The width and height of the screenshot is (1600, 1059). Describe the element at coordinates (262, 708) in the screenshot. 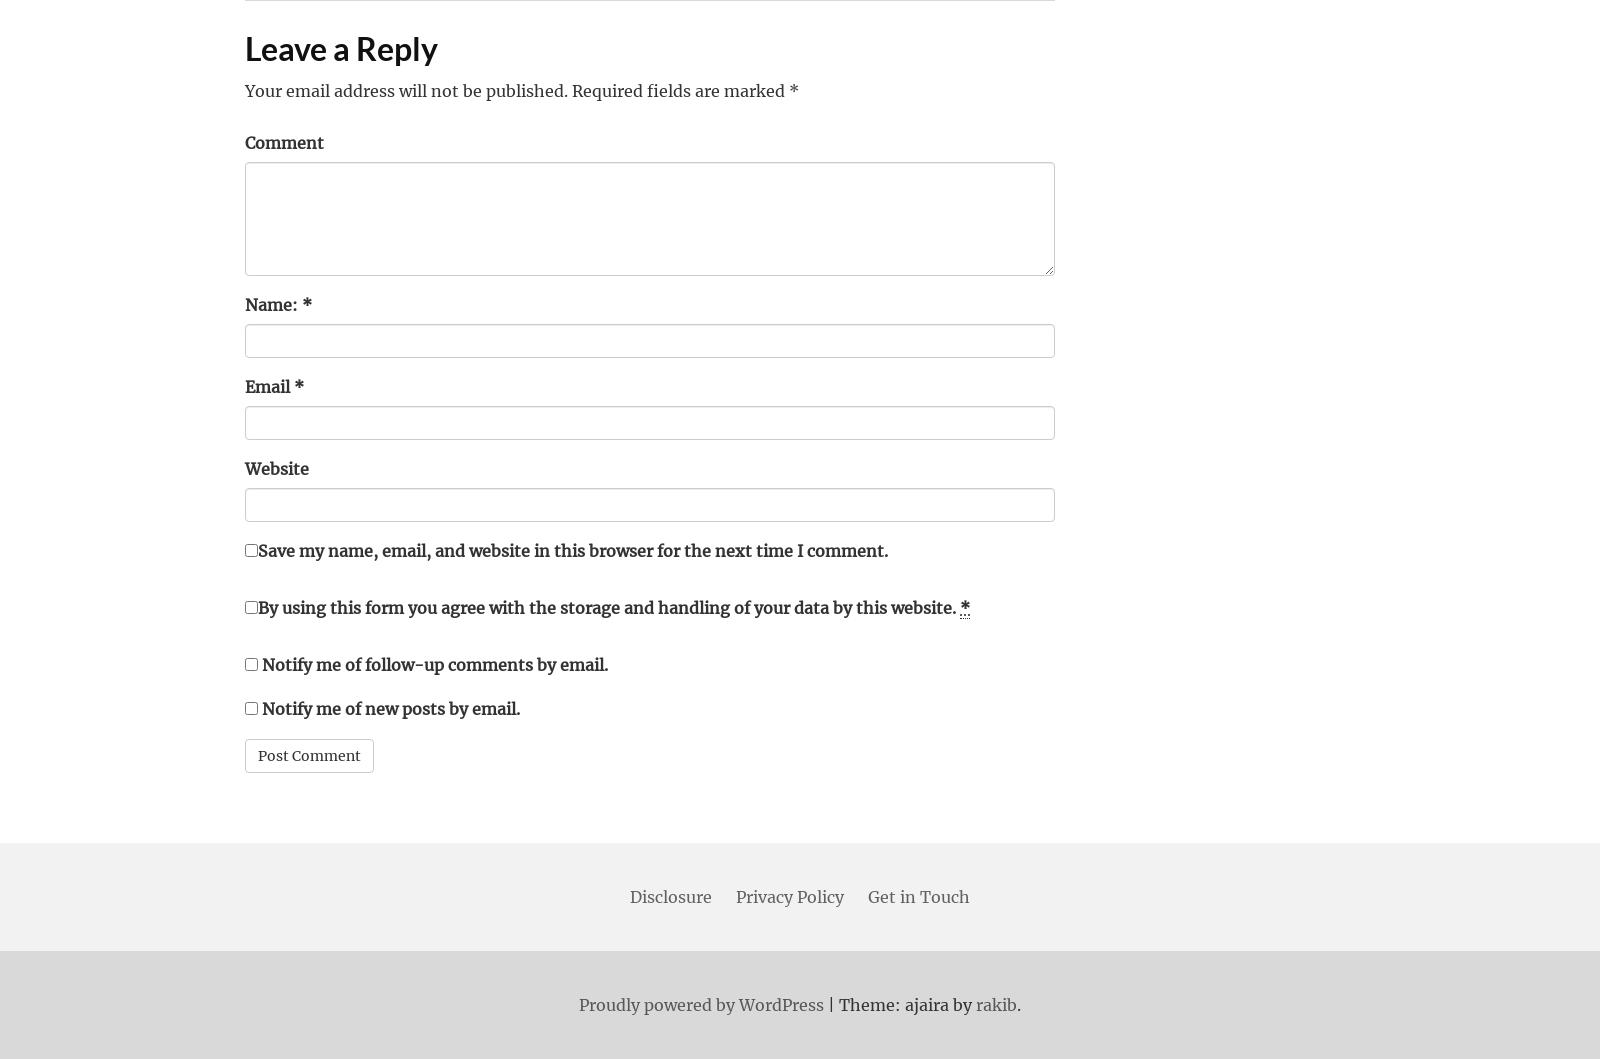

I see `'Notify me of new posts by email.'` at that location.